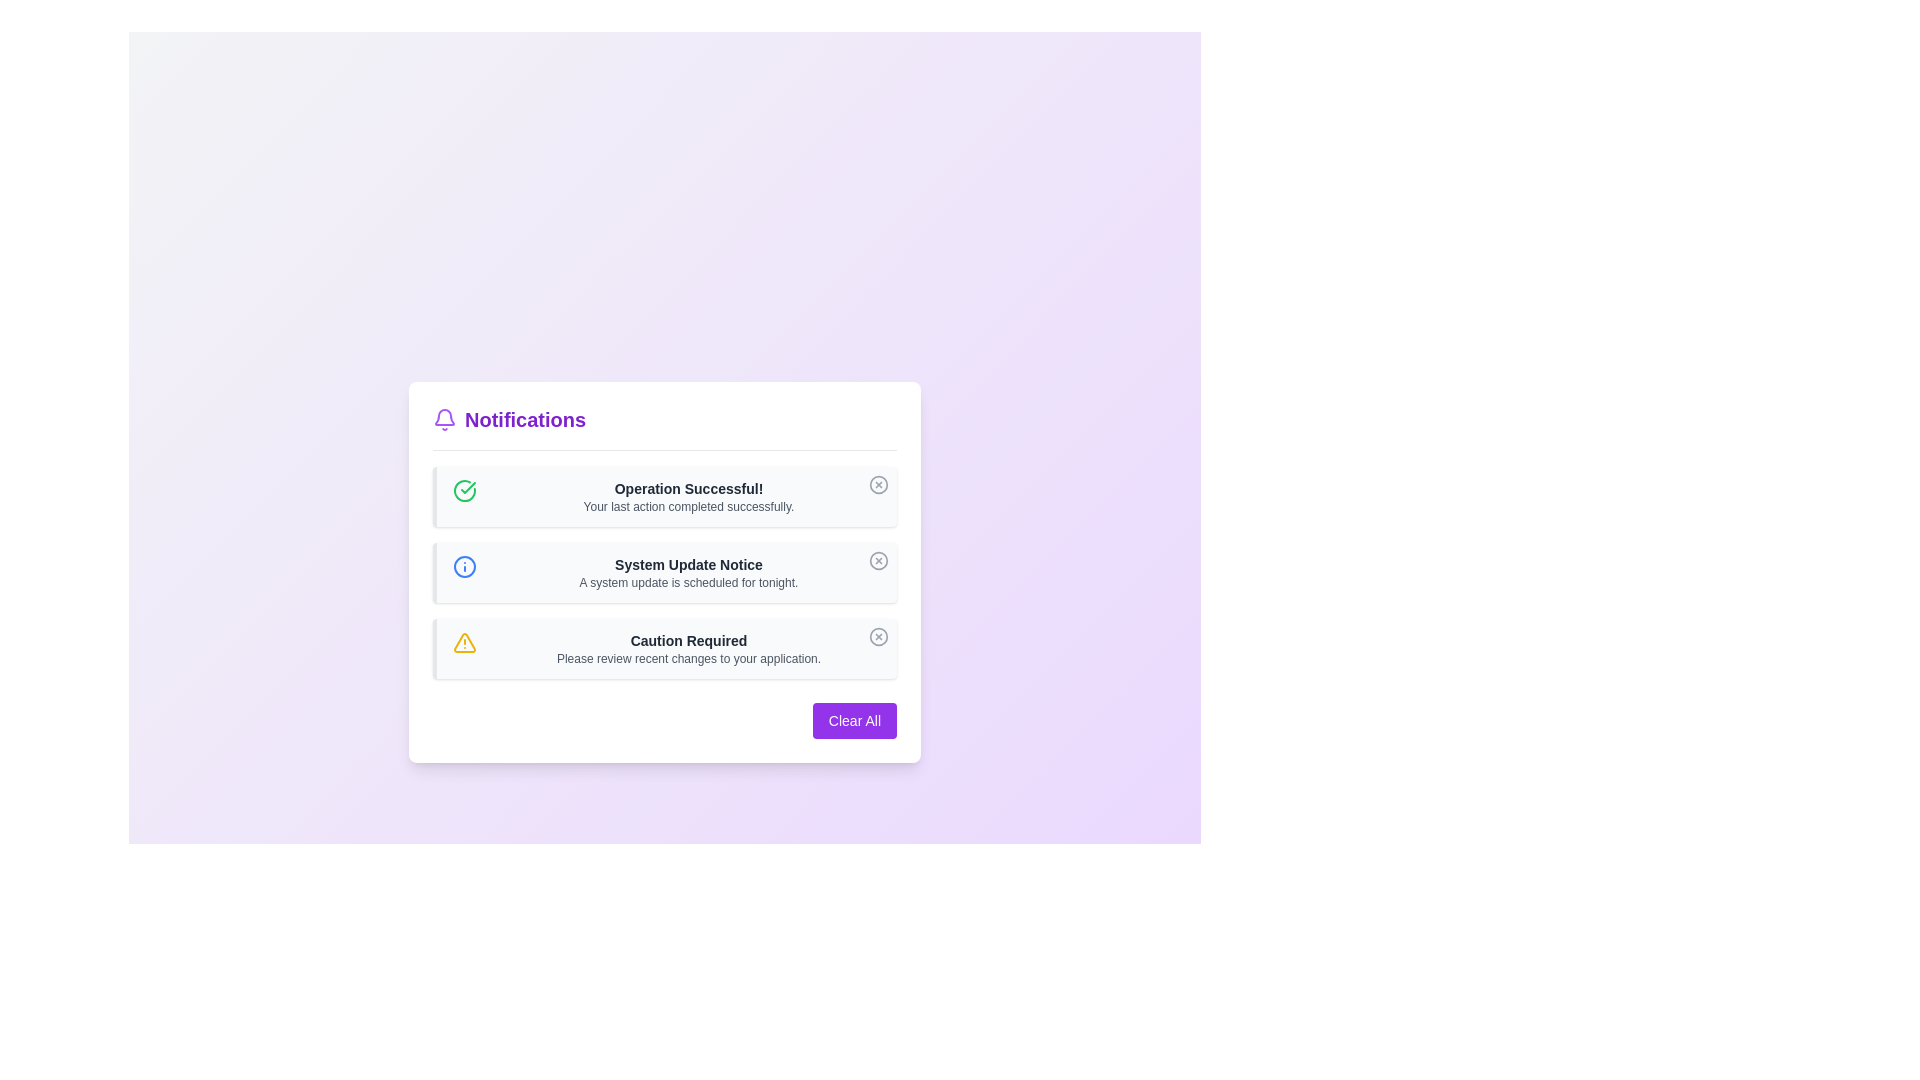 The height and width of the screenshot is (1080, 1920). I want to click on the close button located at the top-right corner of the notification card displaying 'Operation Successful!' to change its color, so click(878, 484).